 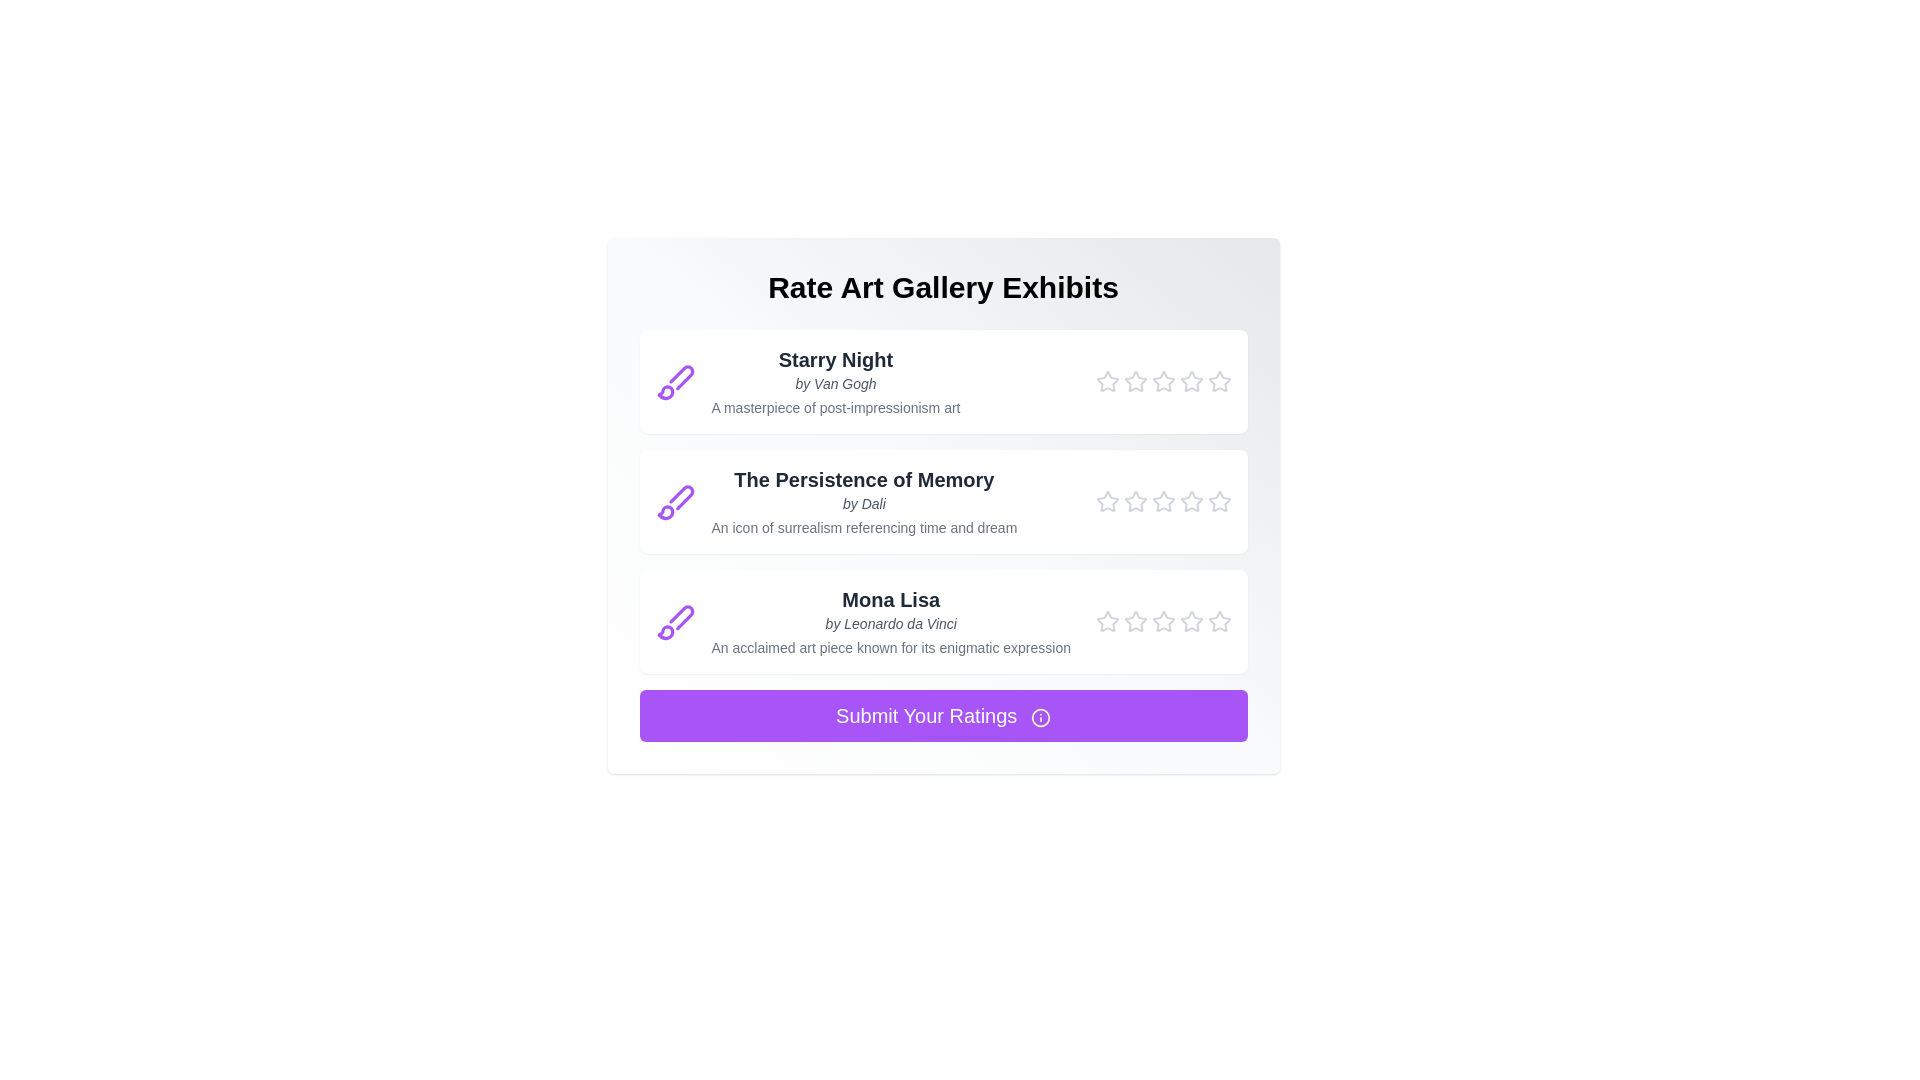 I want to click on the star corresponding to 5 for the painting titled The Persistence of Memory to set its rating, so click(x=1218, y=500).